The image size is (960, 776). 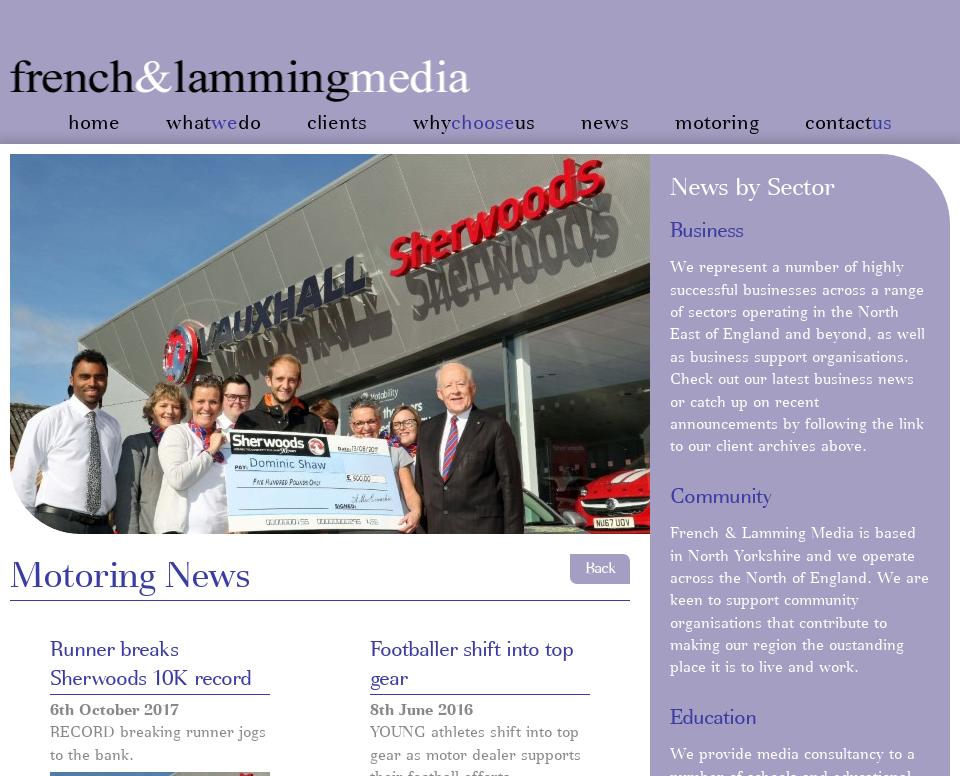 I want to click on 'why', so click(x=432, y=123).